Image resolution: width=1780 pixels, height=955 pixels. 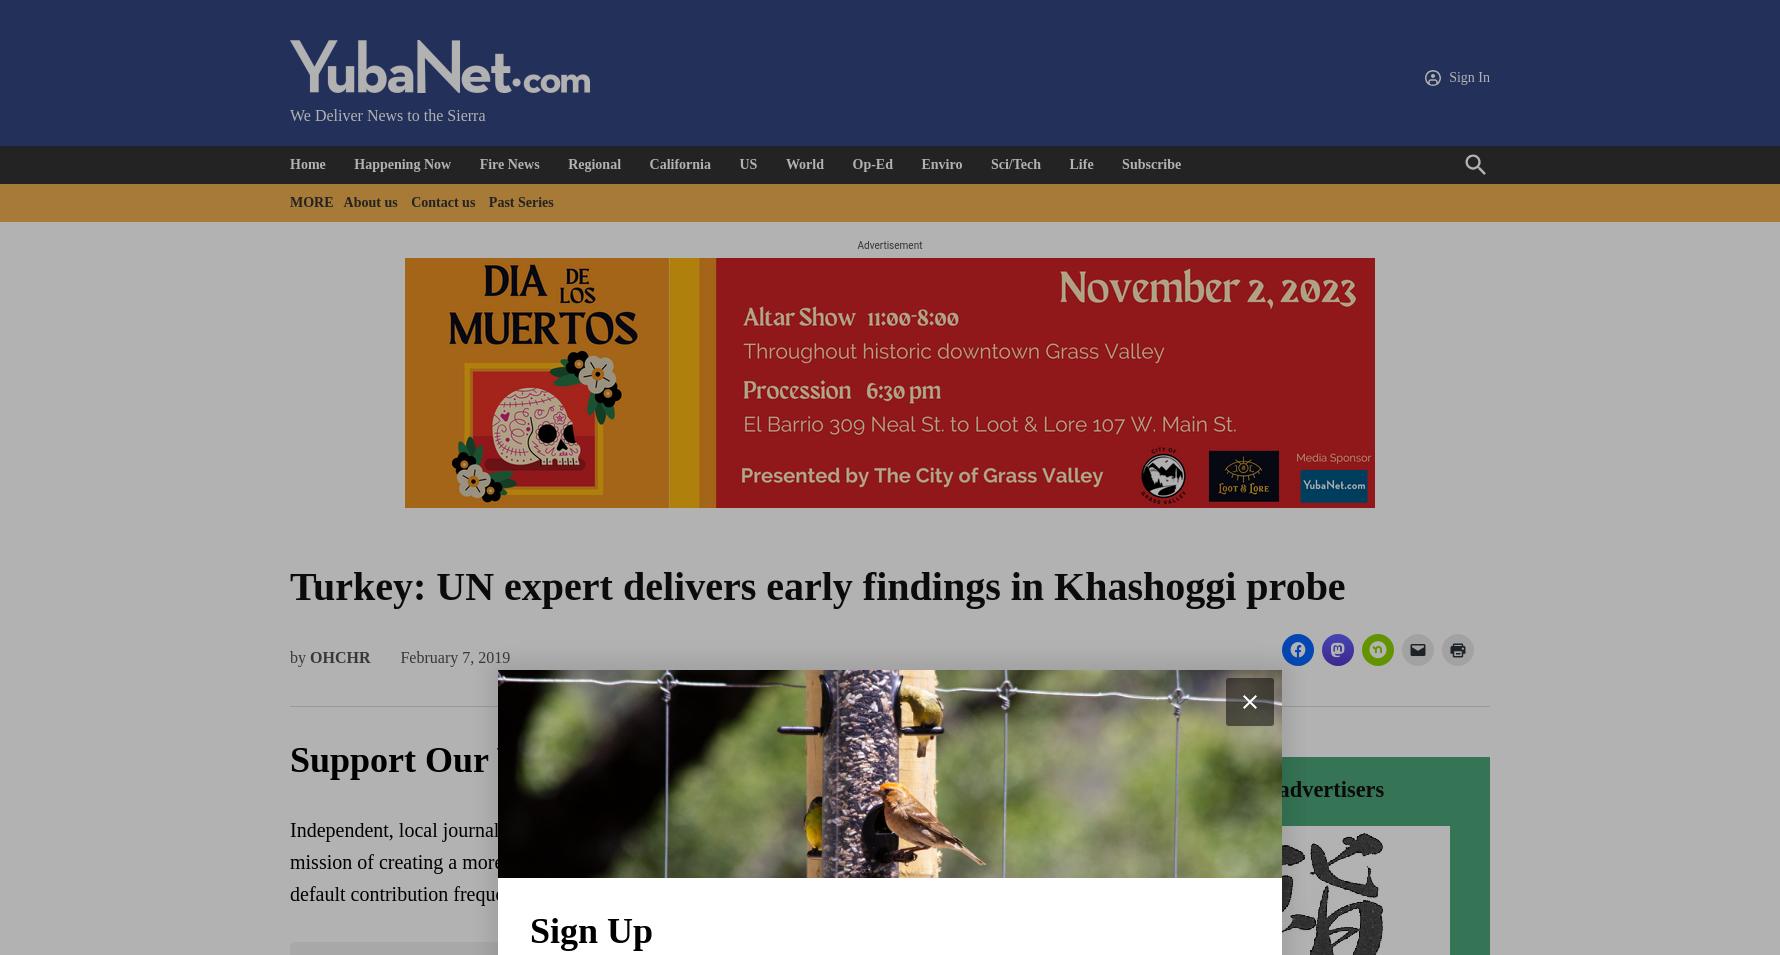 What do you see at coordinates (1596, 131) in the screenshot?
I see `'Oldest'` at bounding box center [1596, 131].